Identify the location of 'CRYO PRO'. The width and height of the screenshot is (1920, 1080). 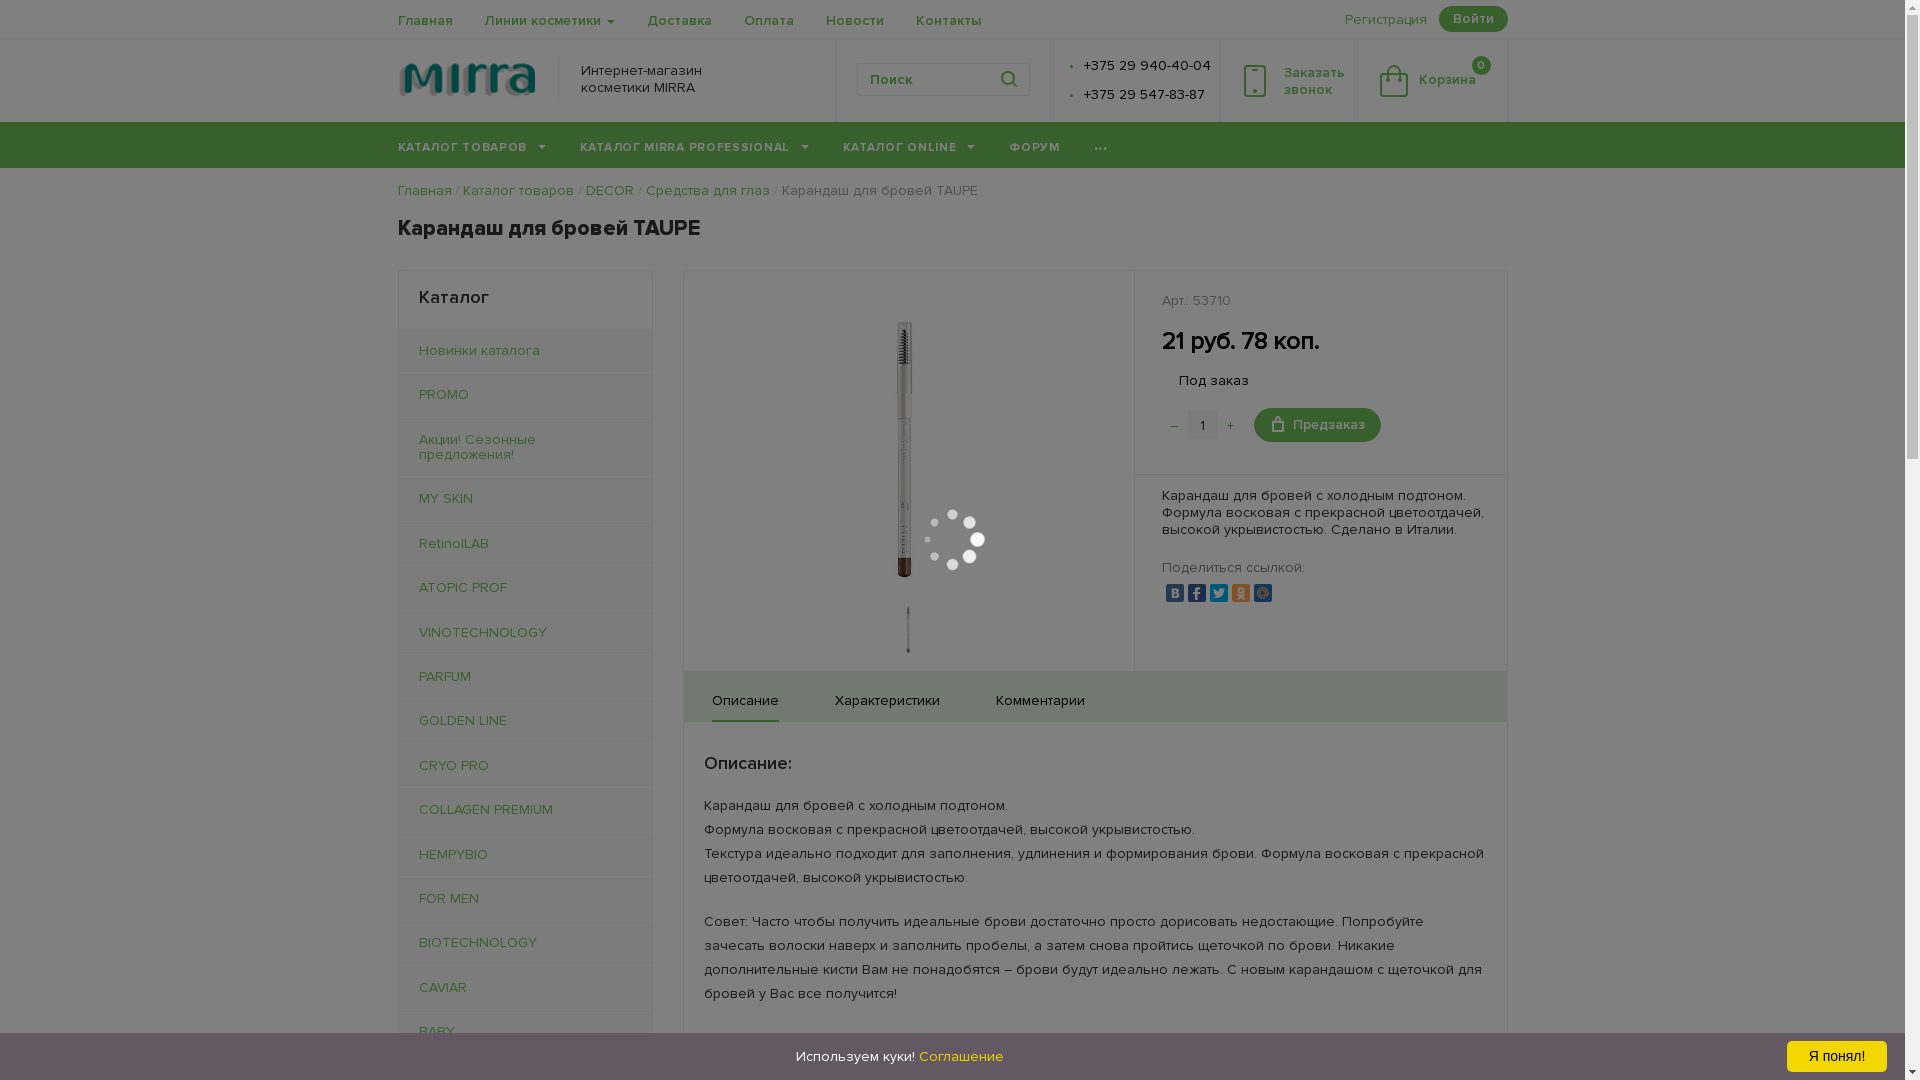
(524, 765).